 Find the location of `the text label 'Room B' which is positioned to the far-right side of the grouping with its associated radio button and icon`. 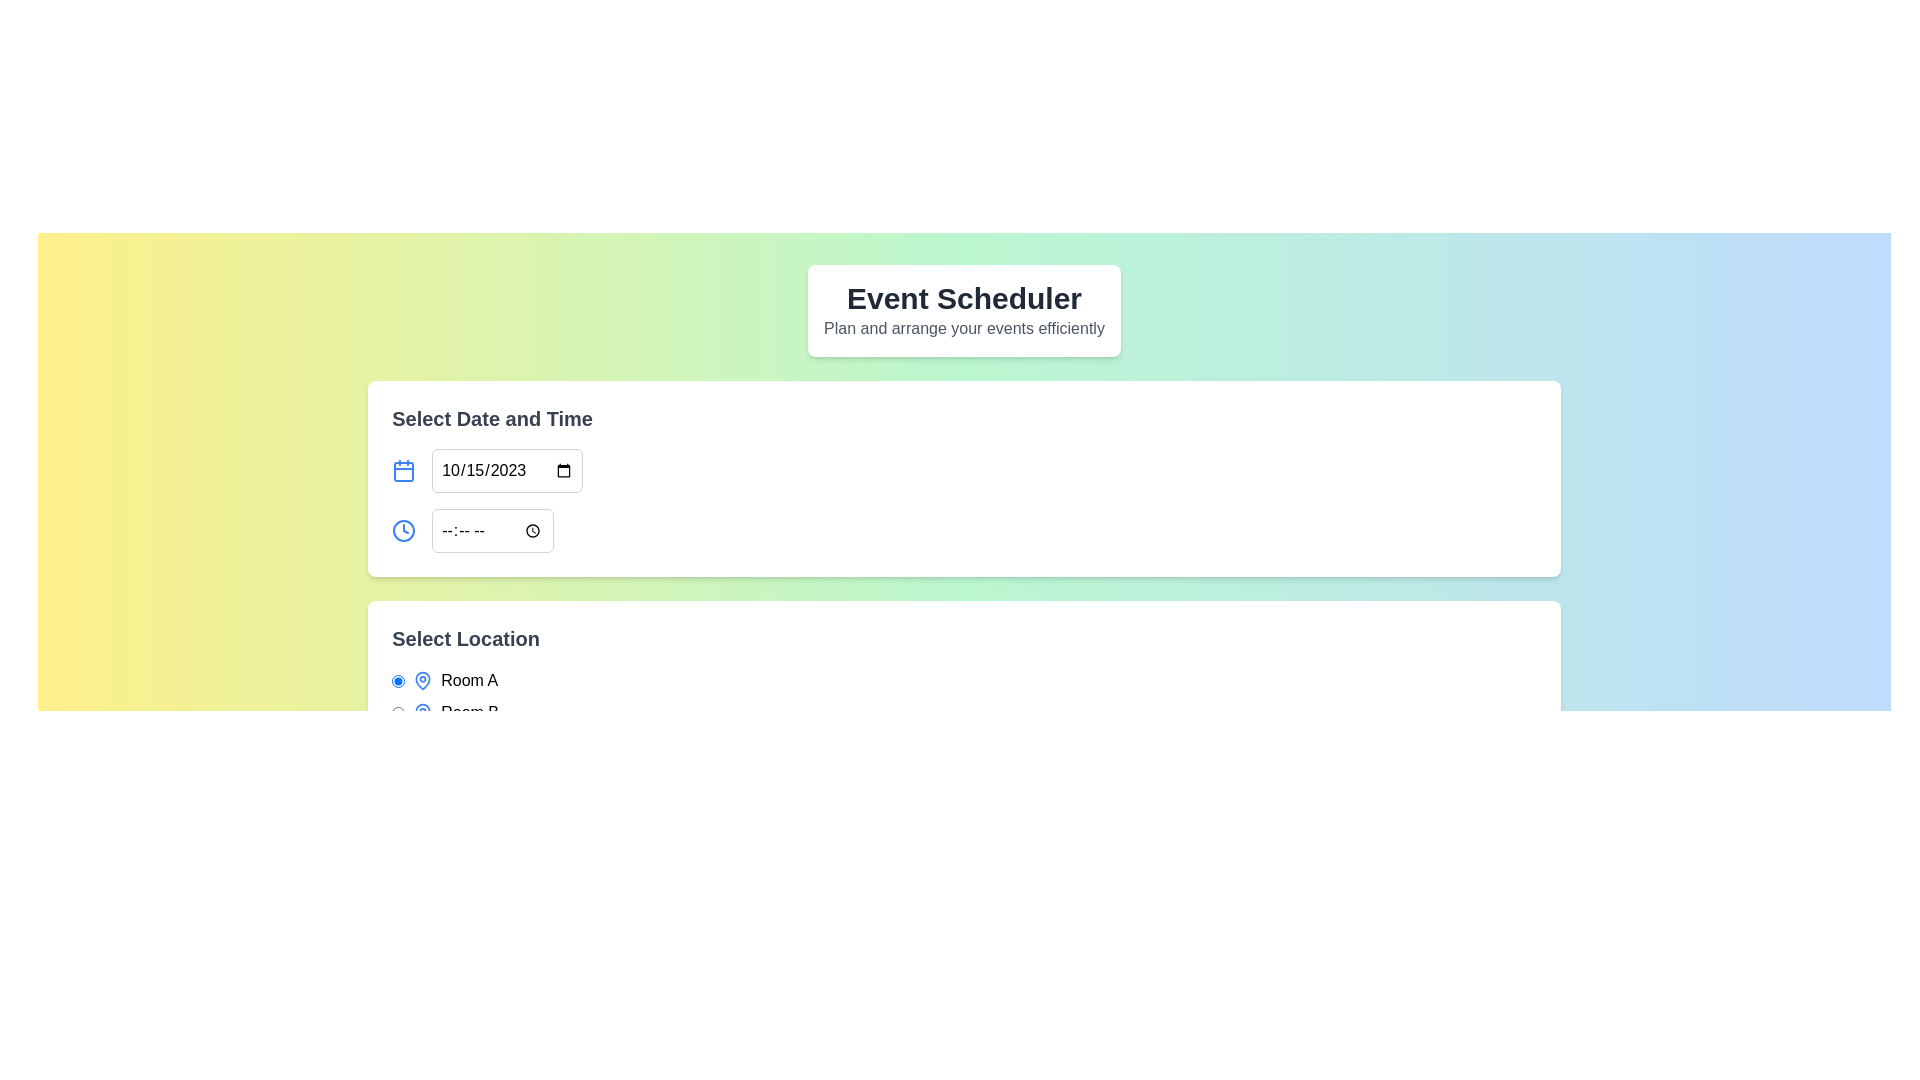

the text label 'Room B' which is positioned to the far-right side of the grouping with its associated radio button and icon is located at coordinates (469, 712).